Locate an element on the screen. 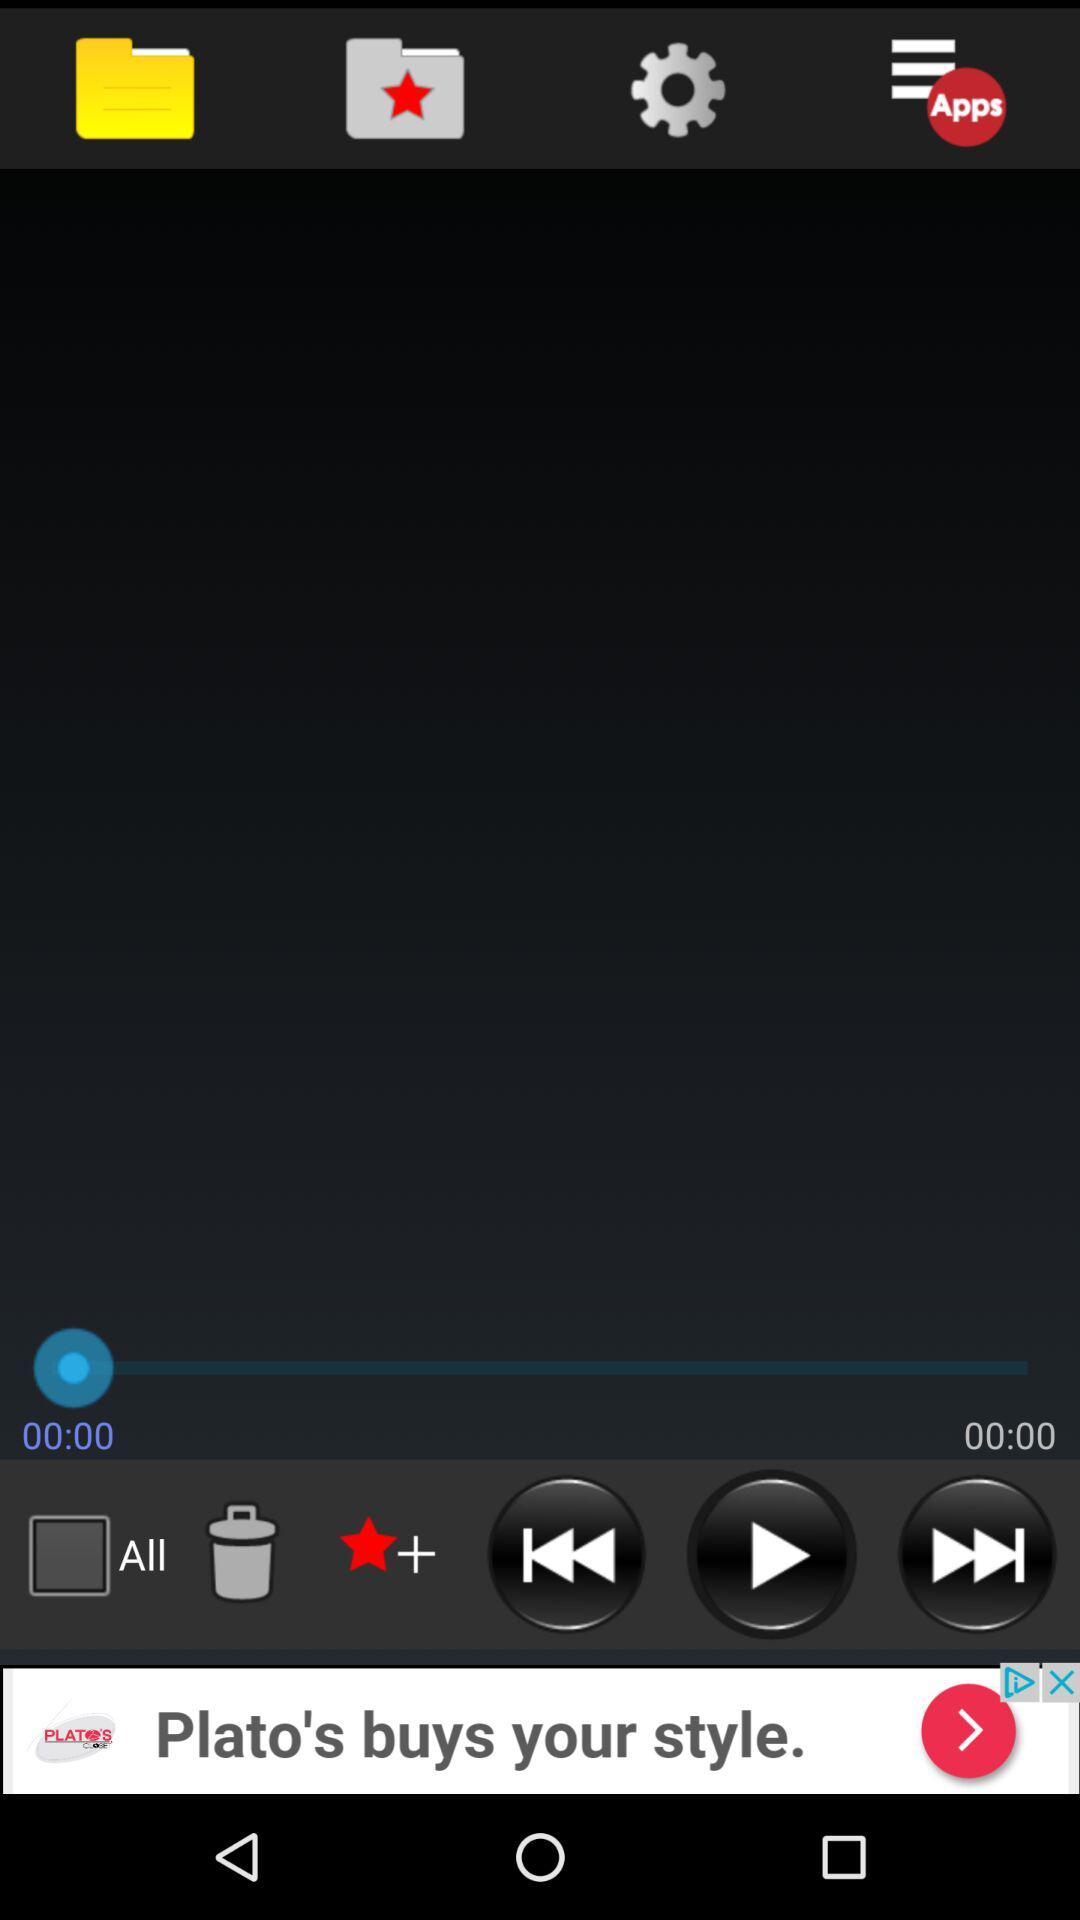 The width and height of the screenshot is (1080, 1920). button is located at coordinates (770, 1553).